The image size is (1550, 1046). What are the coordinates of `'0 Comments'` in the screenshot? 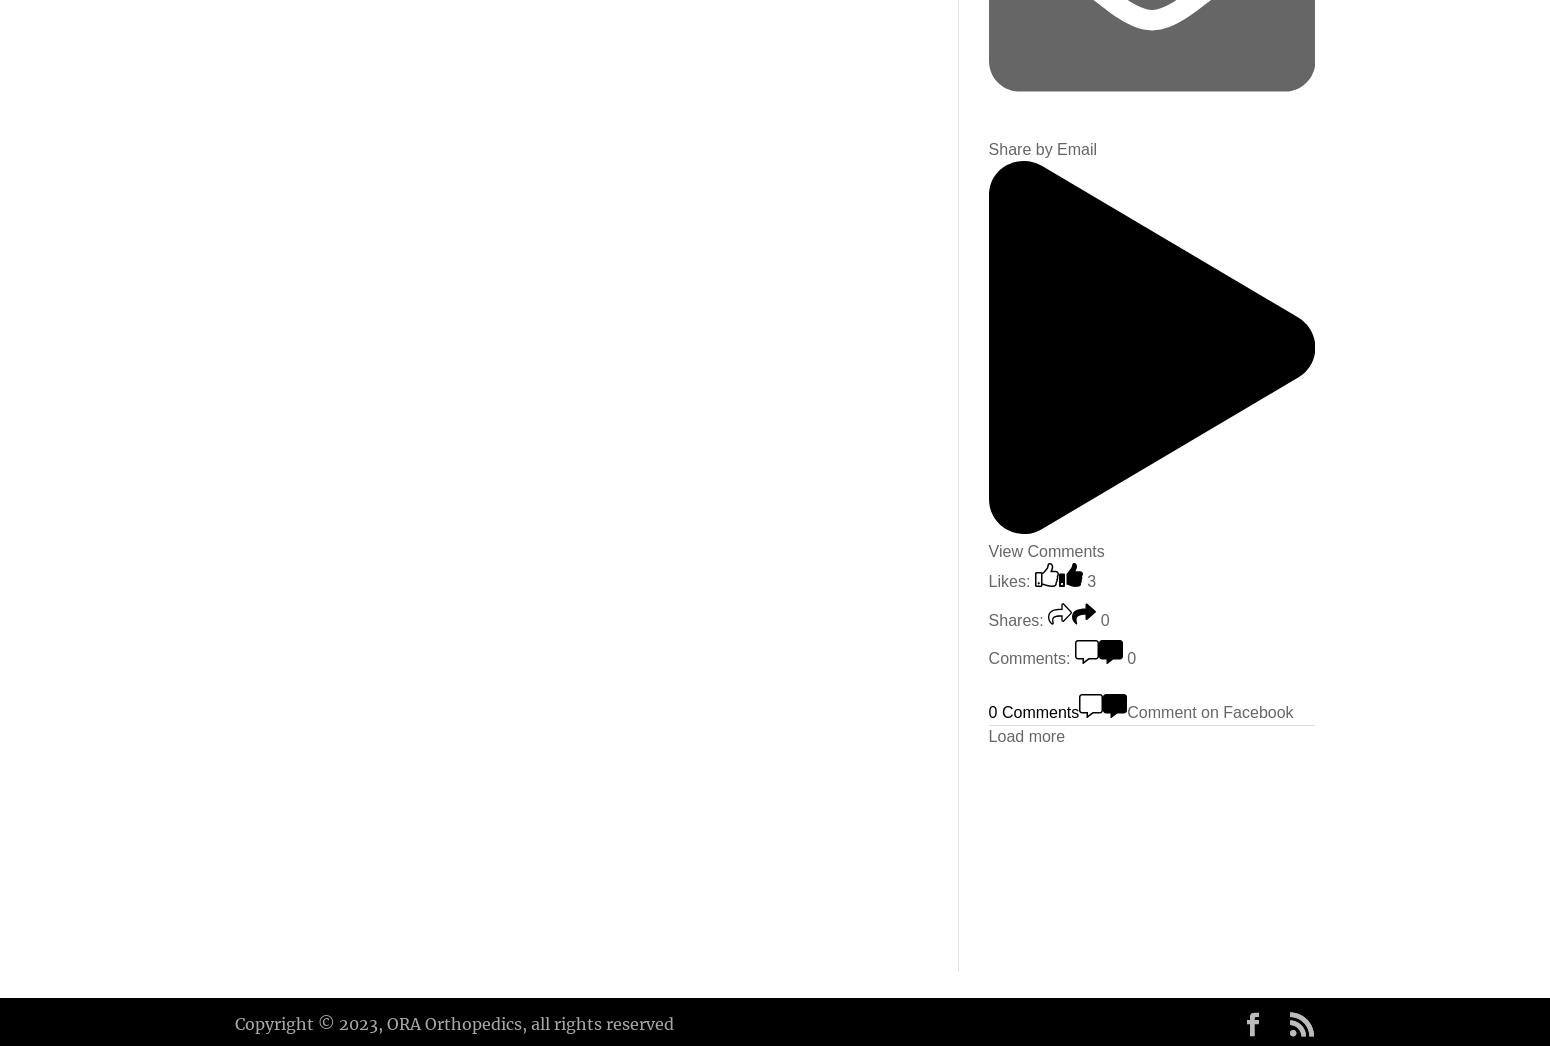 It's located at (1033, 712).